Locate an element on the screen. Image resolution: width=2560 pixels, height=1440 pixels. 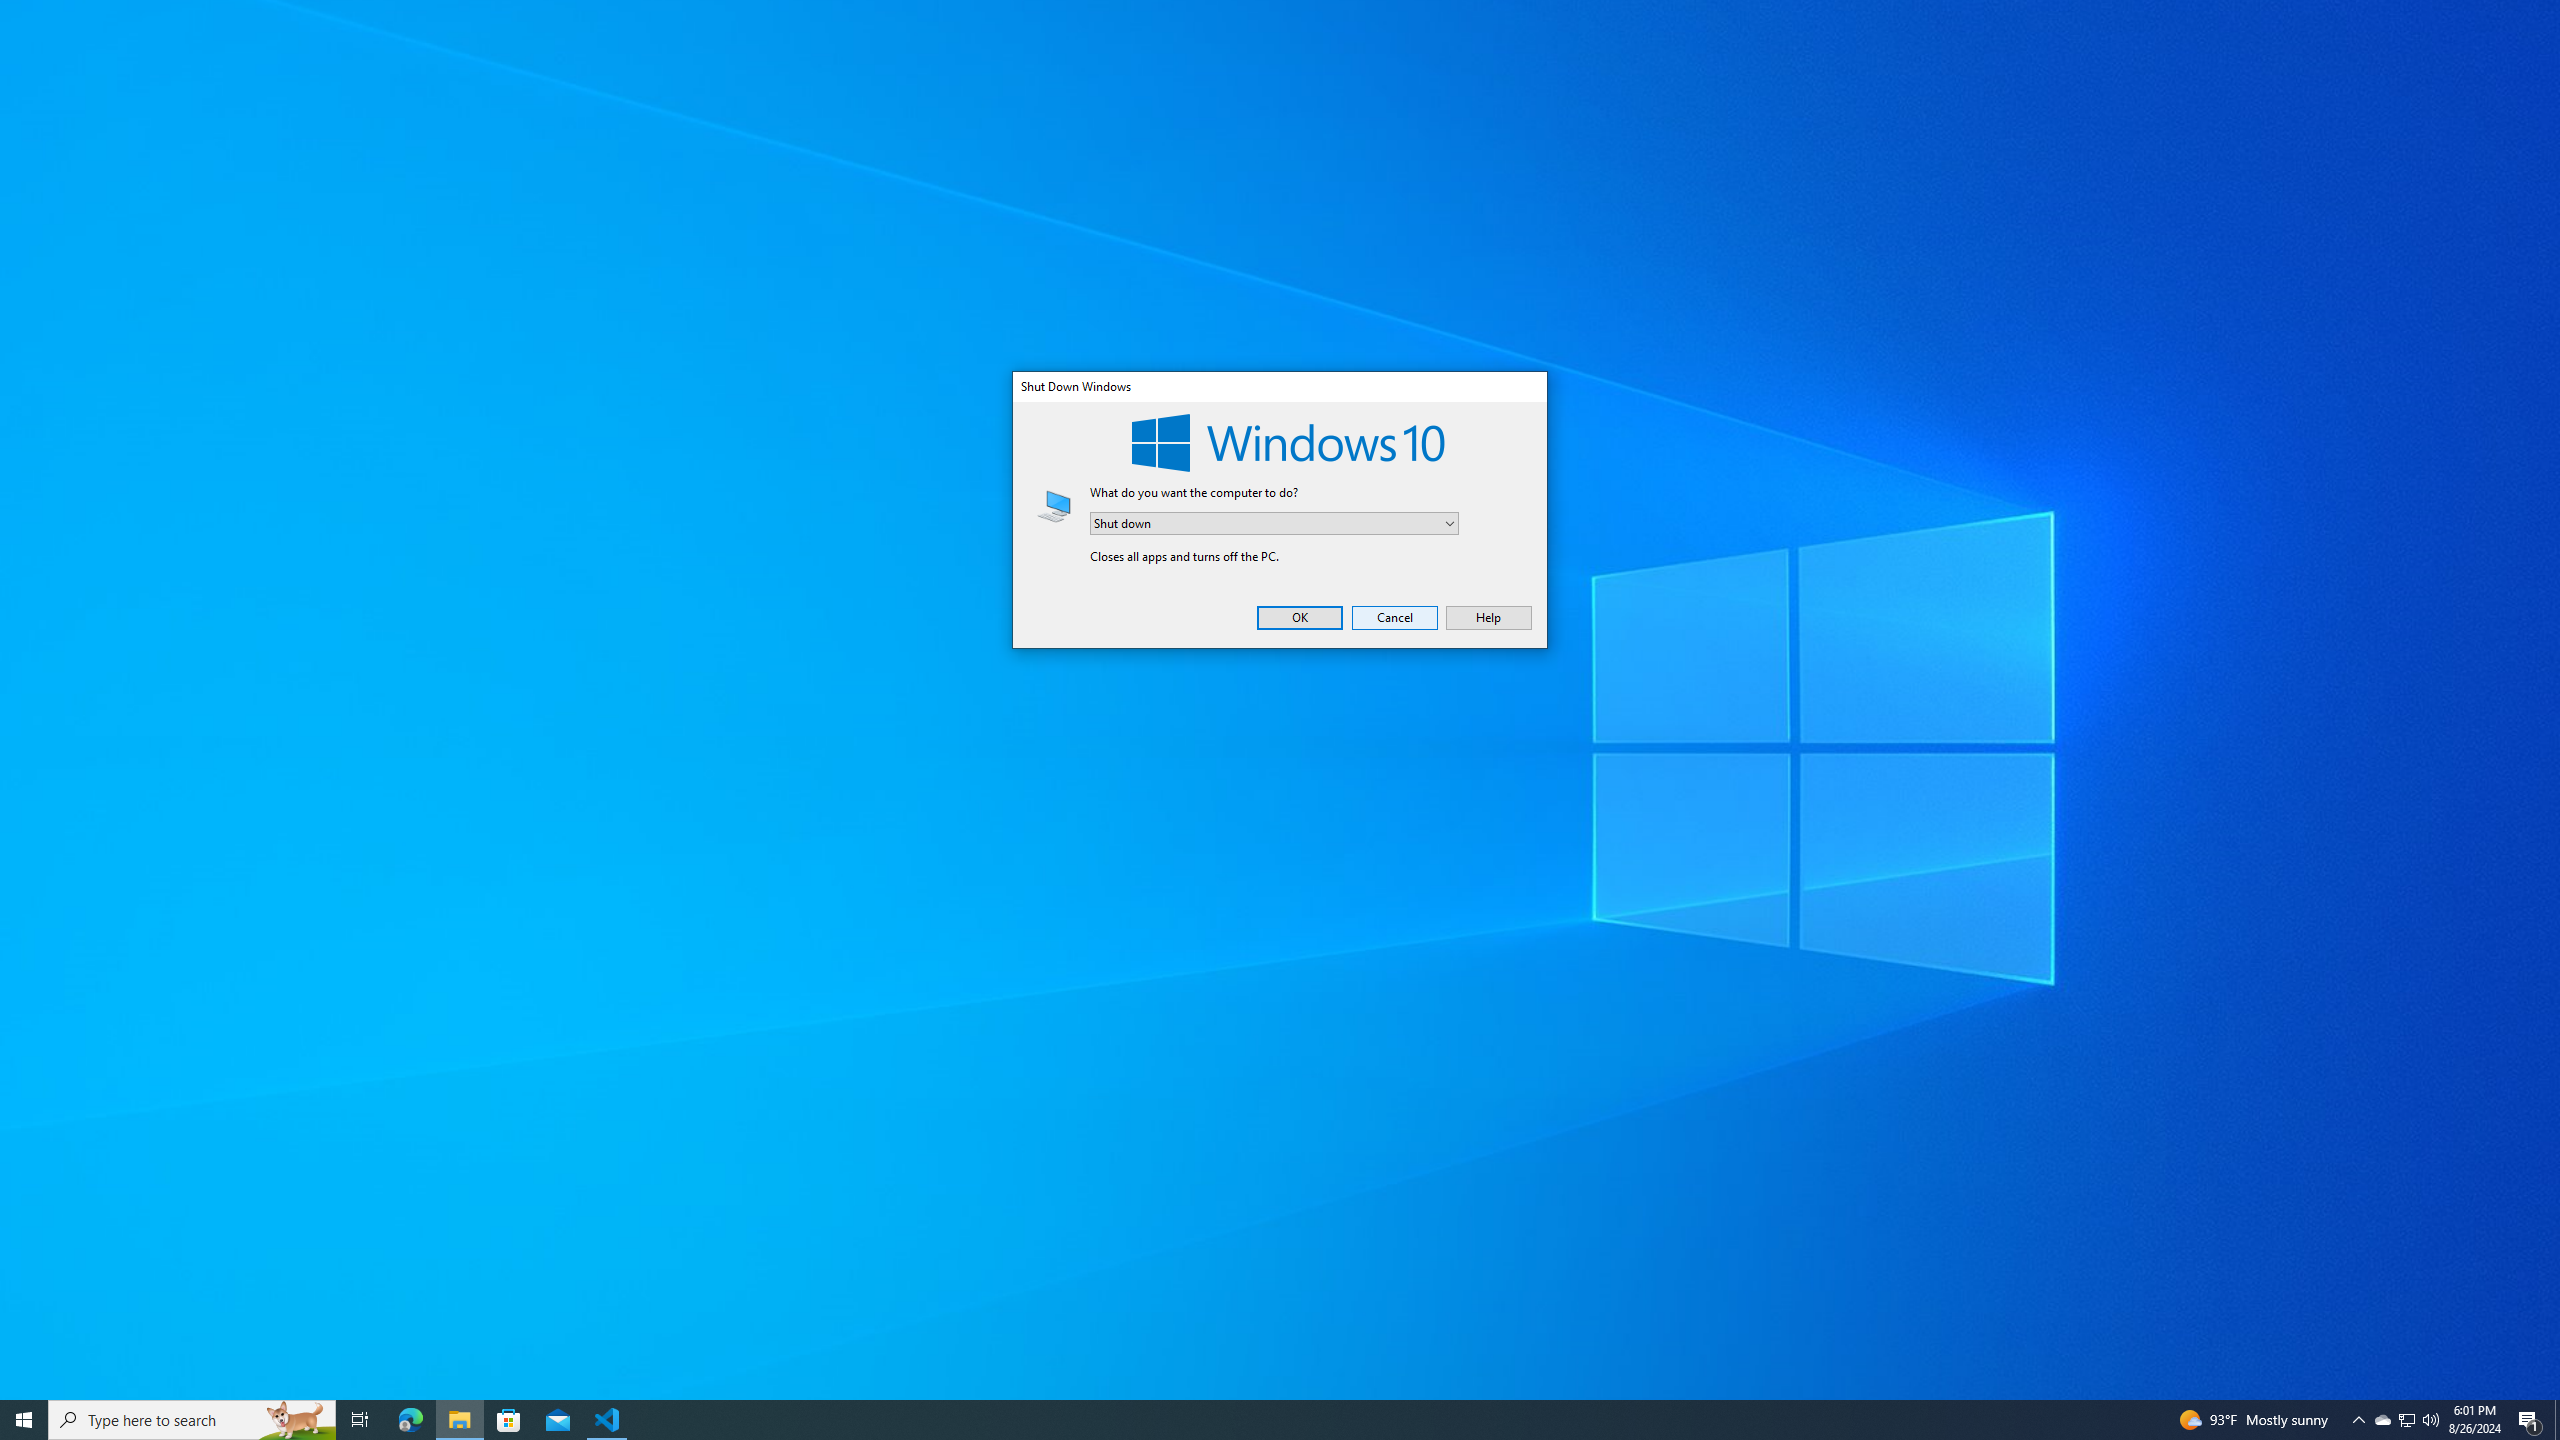
'Search highlights icon opens search home window' is located at coordinates (294, 1418).